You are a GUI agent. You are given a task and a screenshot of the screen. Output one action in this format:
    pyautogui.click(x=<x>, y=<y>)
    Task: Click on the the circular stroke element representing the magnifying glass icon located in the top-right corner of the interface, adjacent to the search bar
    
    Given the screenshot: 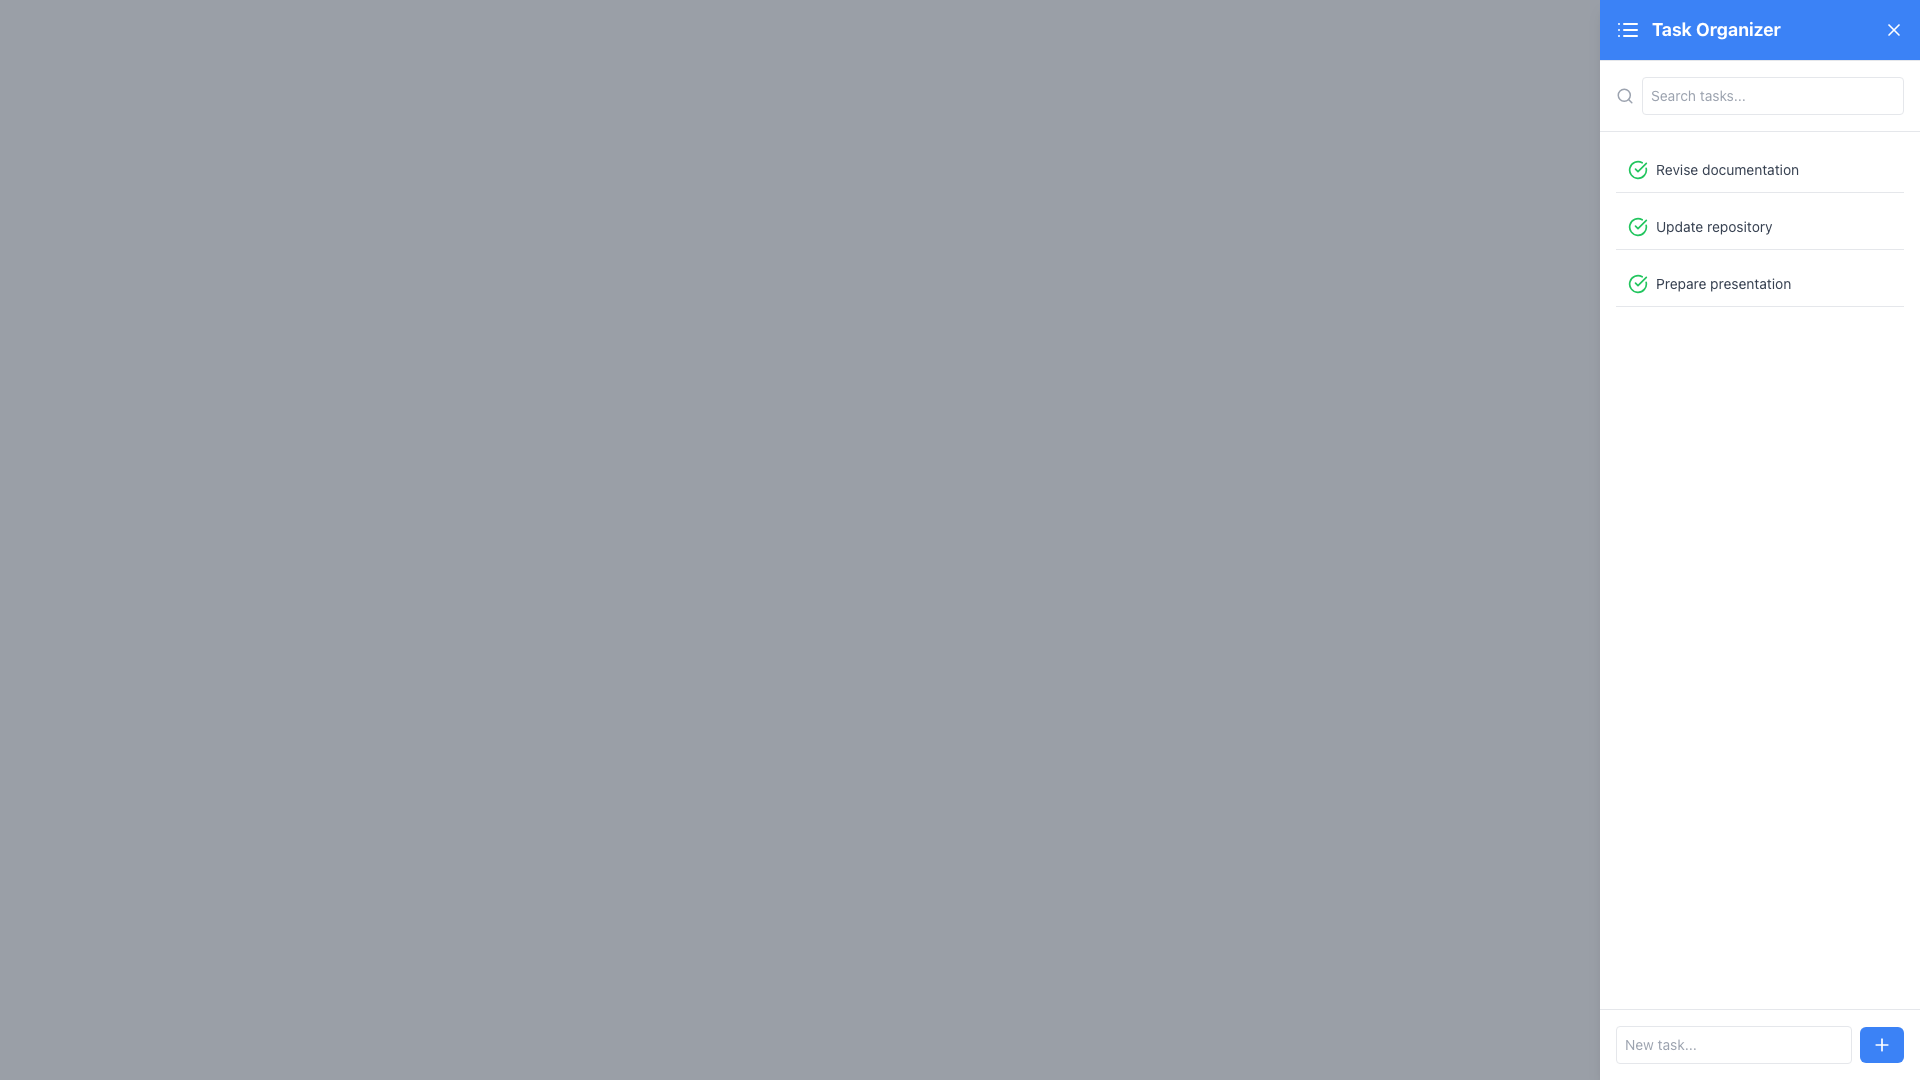 What is the action you would take?
    pyautogui.click(x=1624, y=95)
    